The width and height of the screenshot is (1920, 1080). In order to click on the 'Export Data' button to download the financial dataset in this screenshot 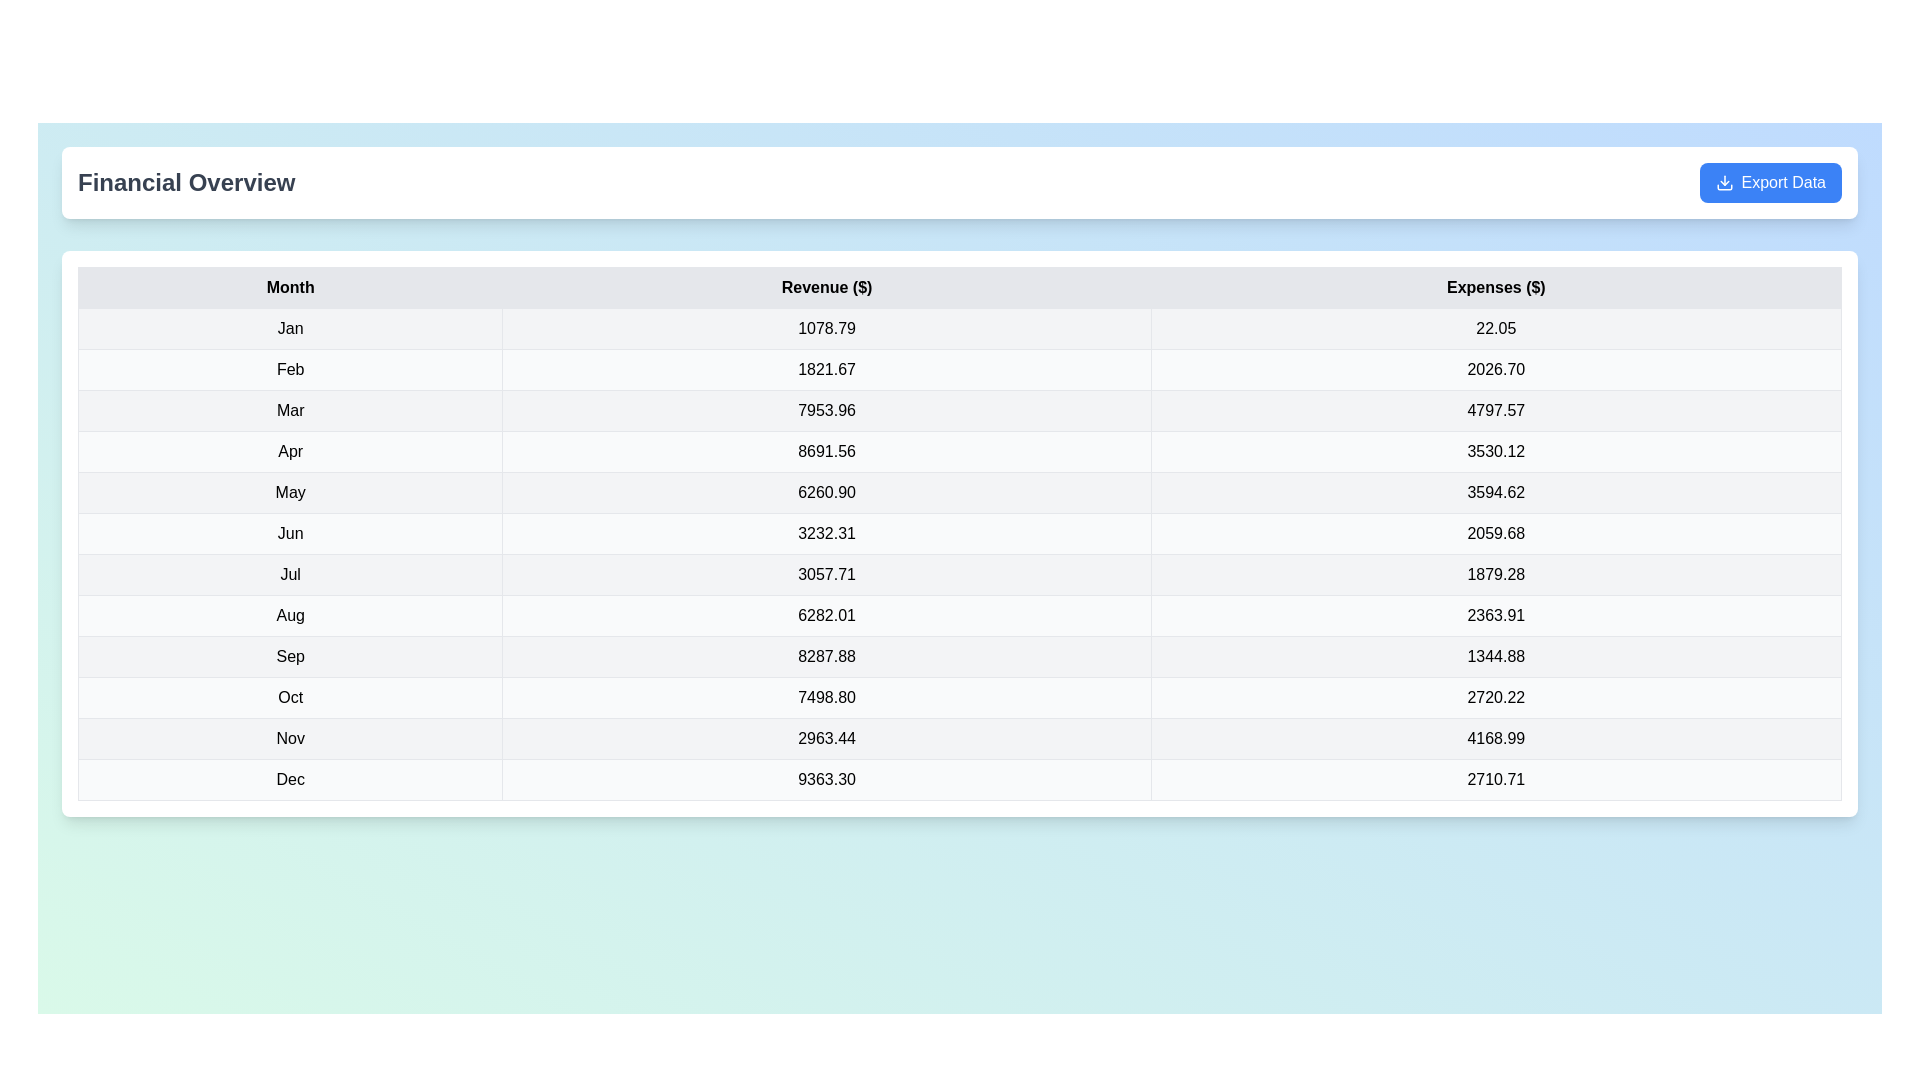, I will do `click(1770, 182)`.